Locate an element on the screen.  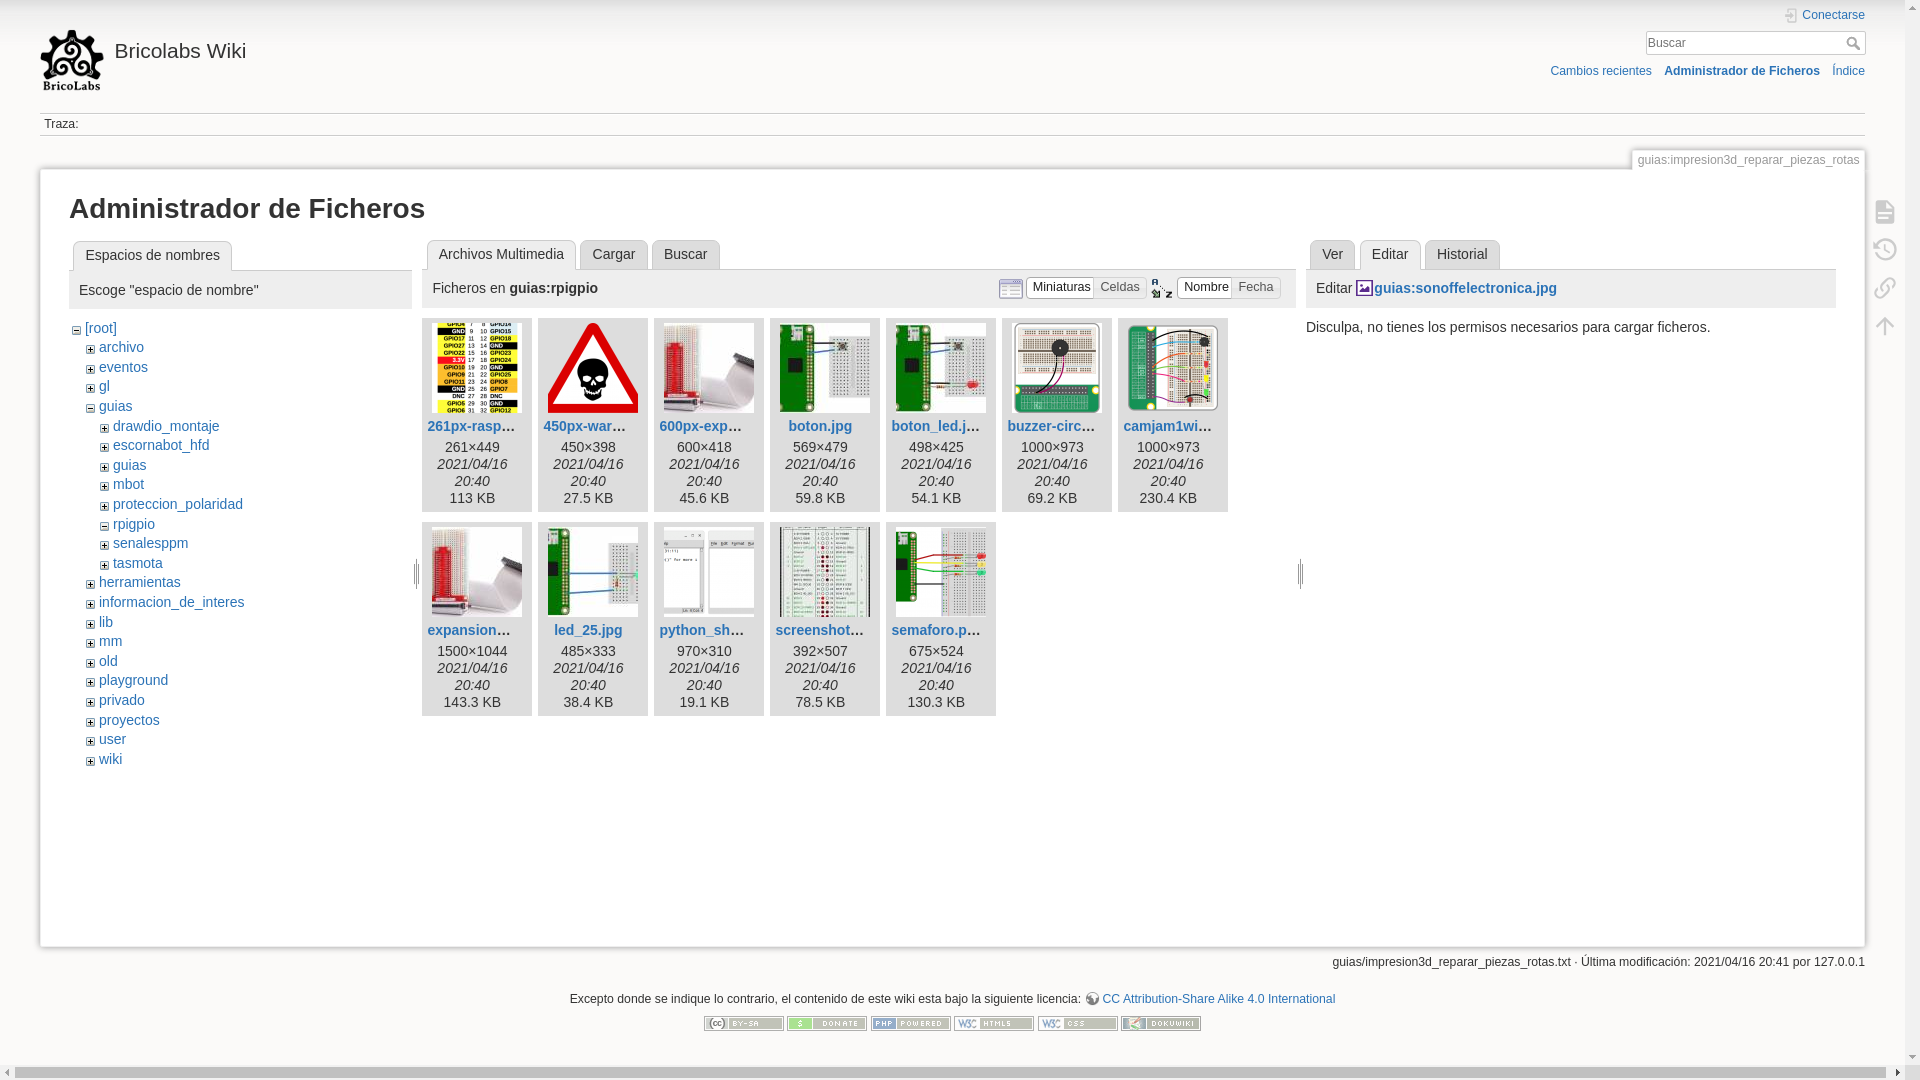
'Valid CSS' is located at coordinates (1077, 1022).